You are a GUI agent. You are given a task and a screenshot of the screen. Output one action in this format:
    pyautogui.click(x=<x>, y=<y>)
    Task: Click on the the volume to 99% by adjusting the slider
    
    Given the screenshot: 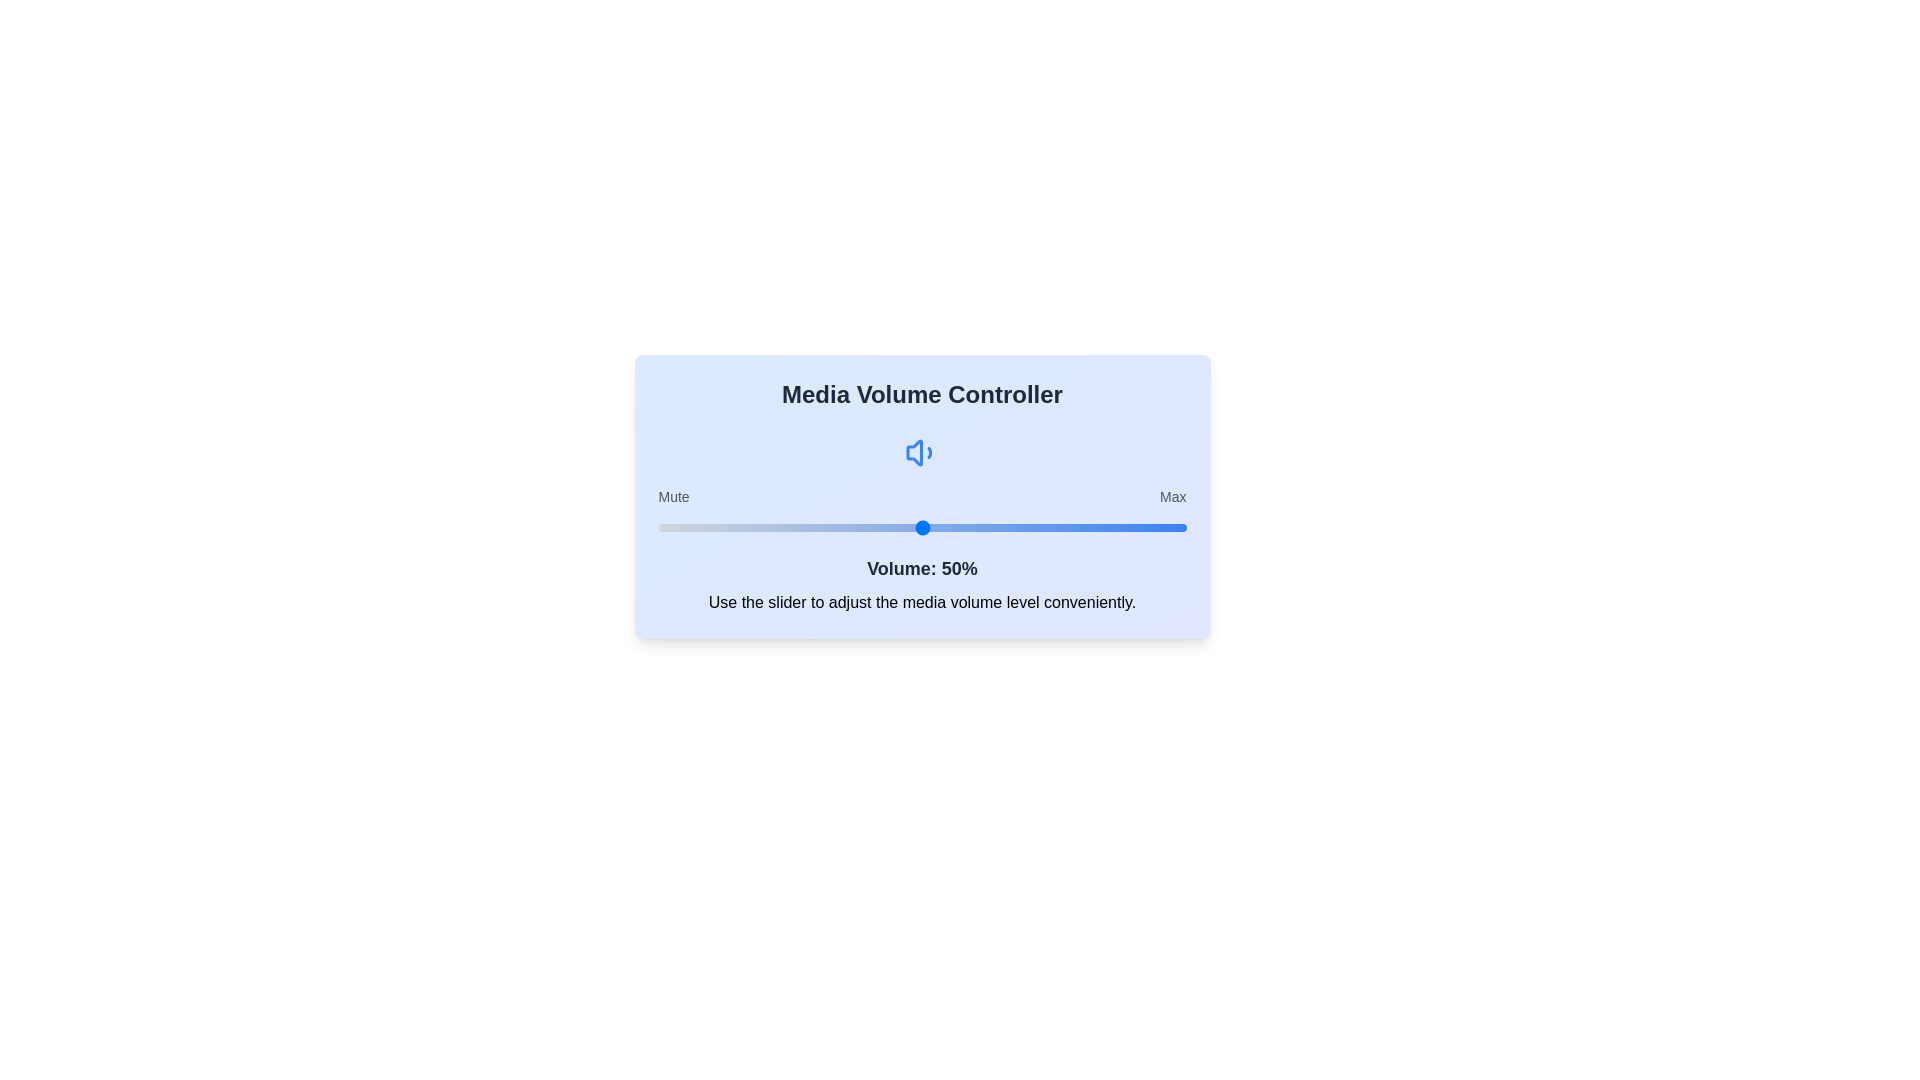 What is the action you would take?
    pyautogui.click(x=1181, y=527)
    